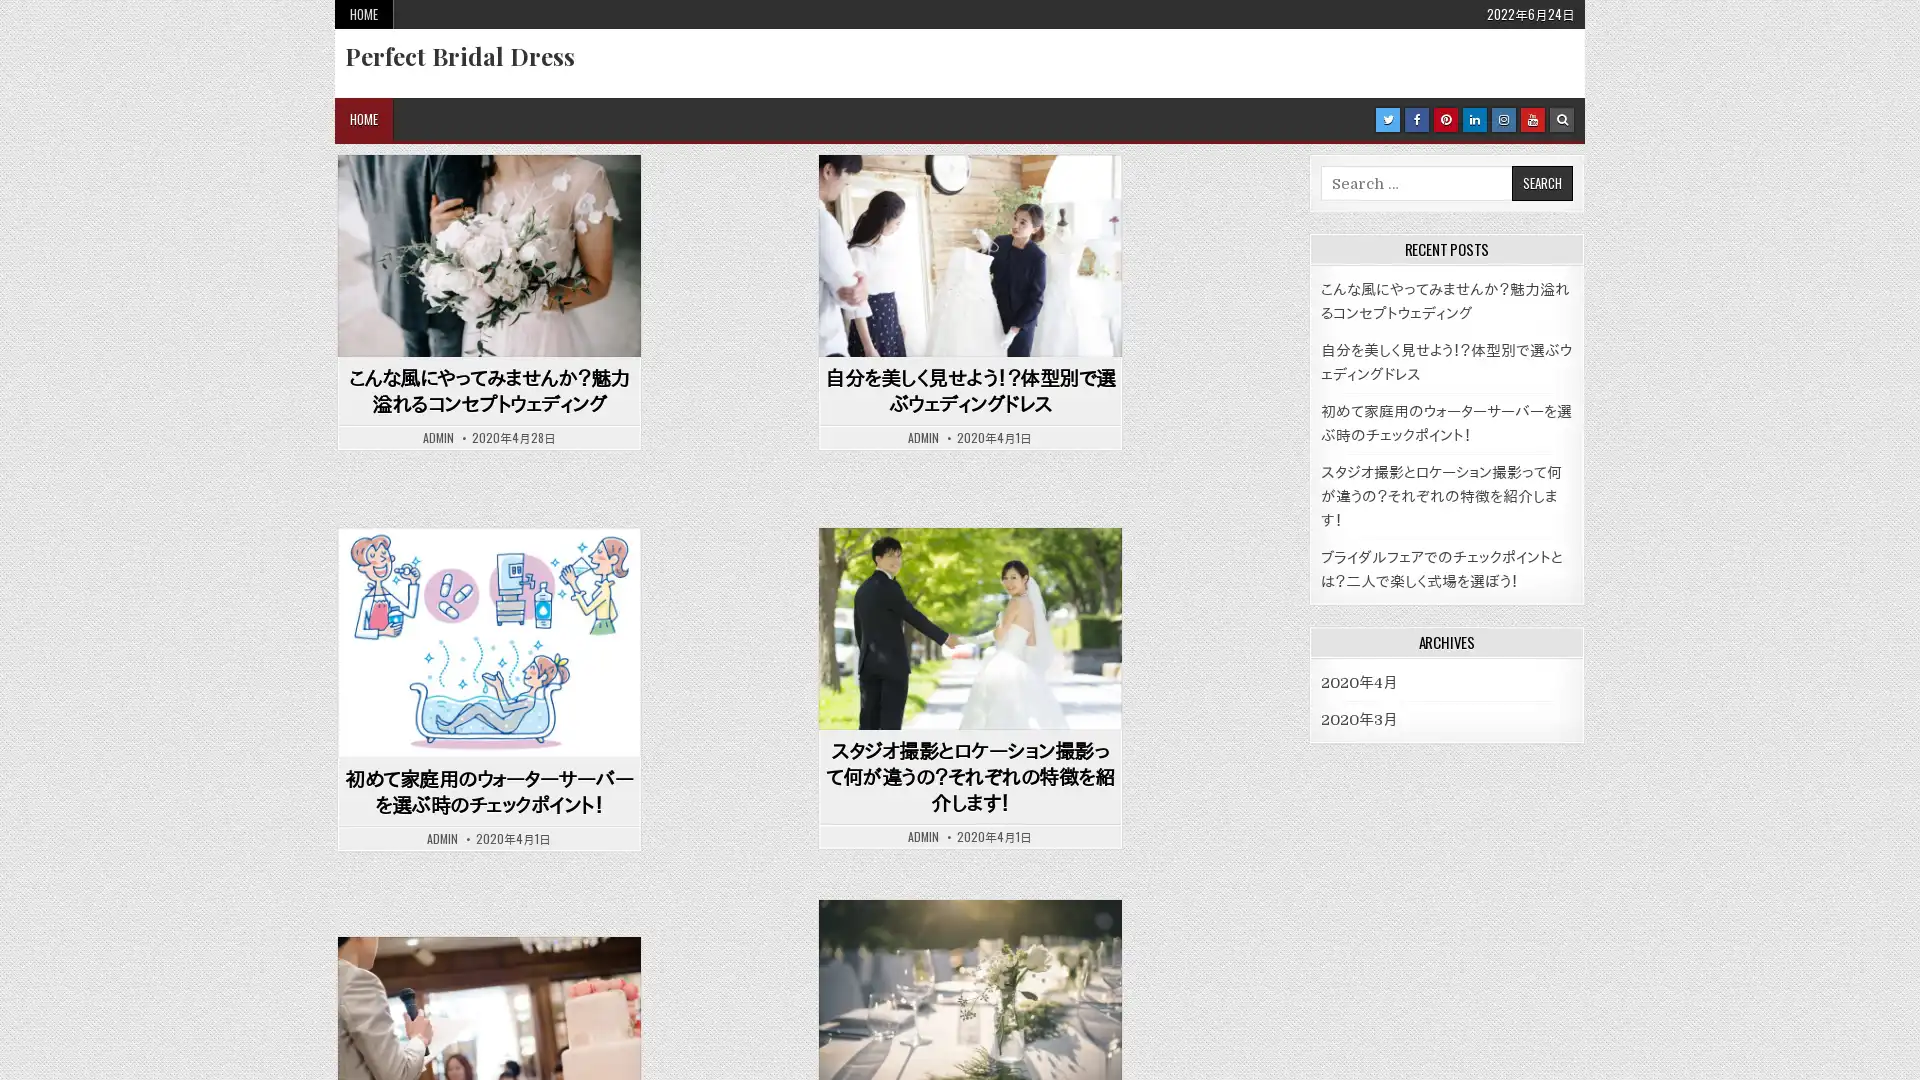 The image size is (1920, 1080). Describe the element at coordinates (1540, 183) in the screenshot. I see `Search` at that location.